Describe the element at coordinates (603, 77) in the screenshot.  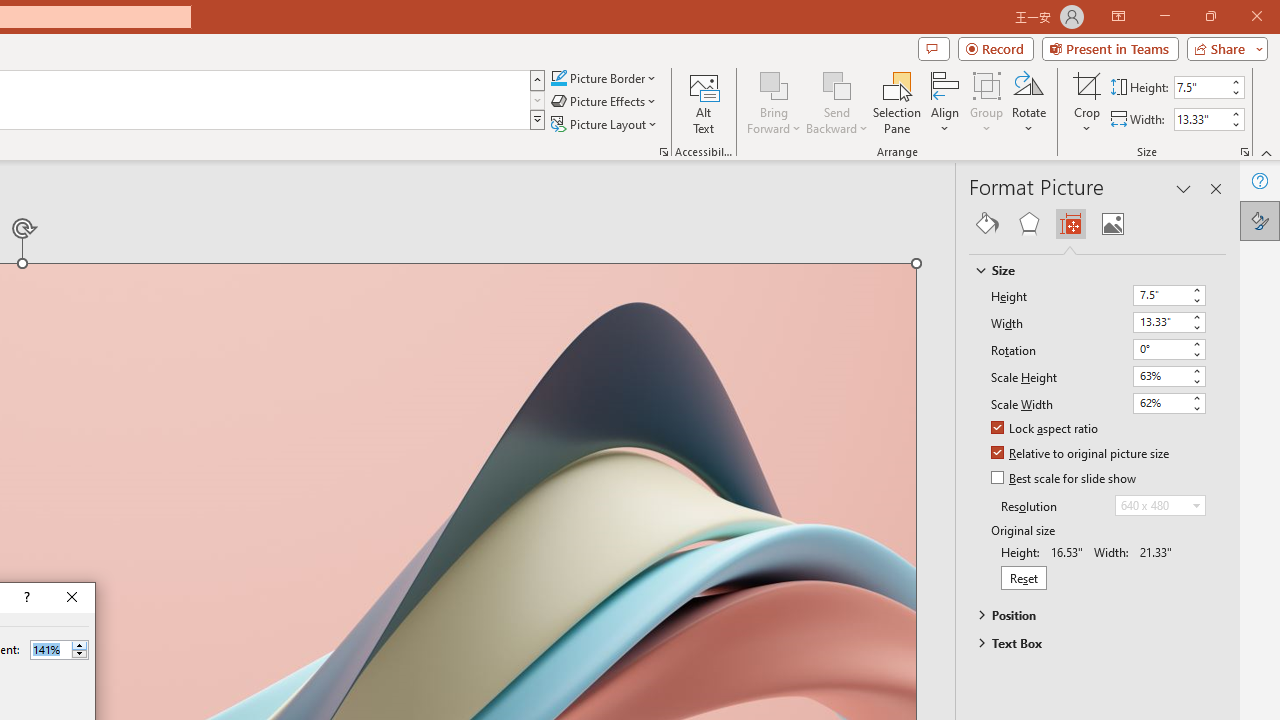
I see `'Picture Border'` at that location.